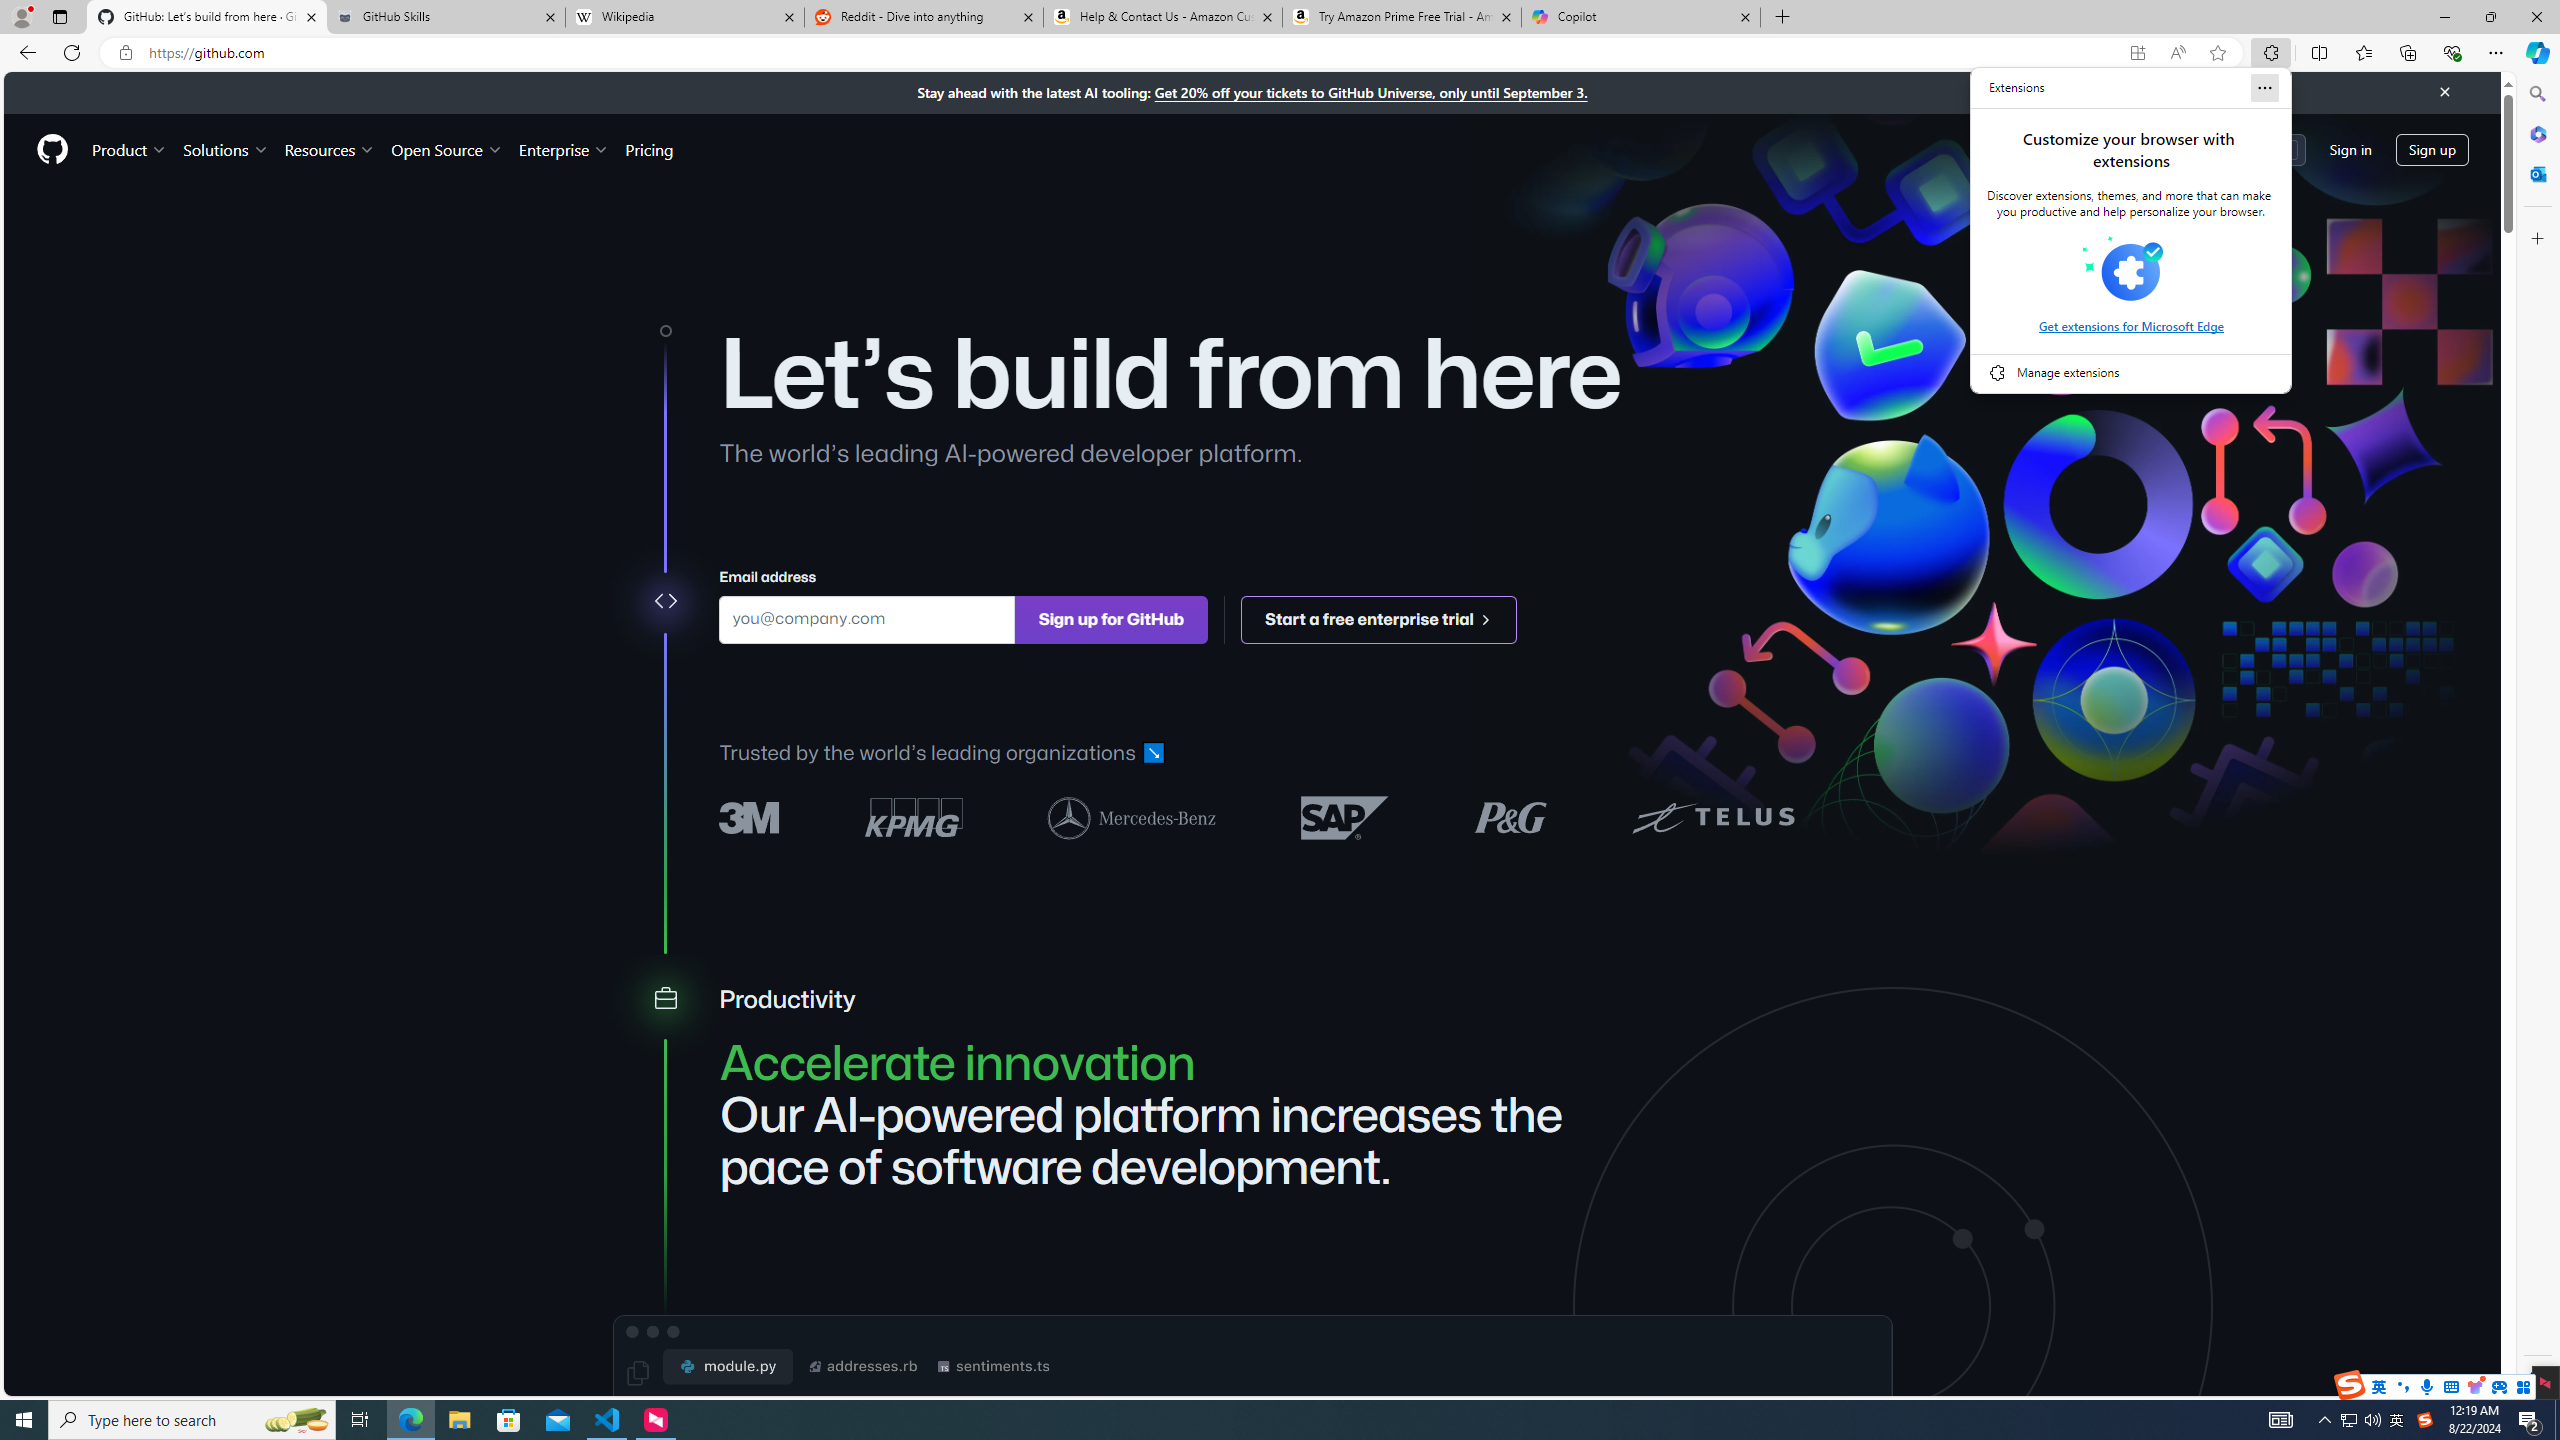 This screenshot has height=1440, width=2560. Describe the element at coordinates (607, 1418) in the screenshot. I see `'Visual Studio Code - 1 running window'` at that location.